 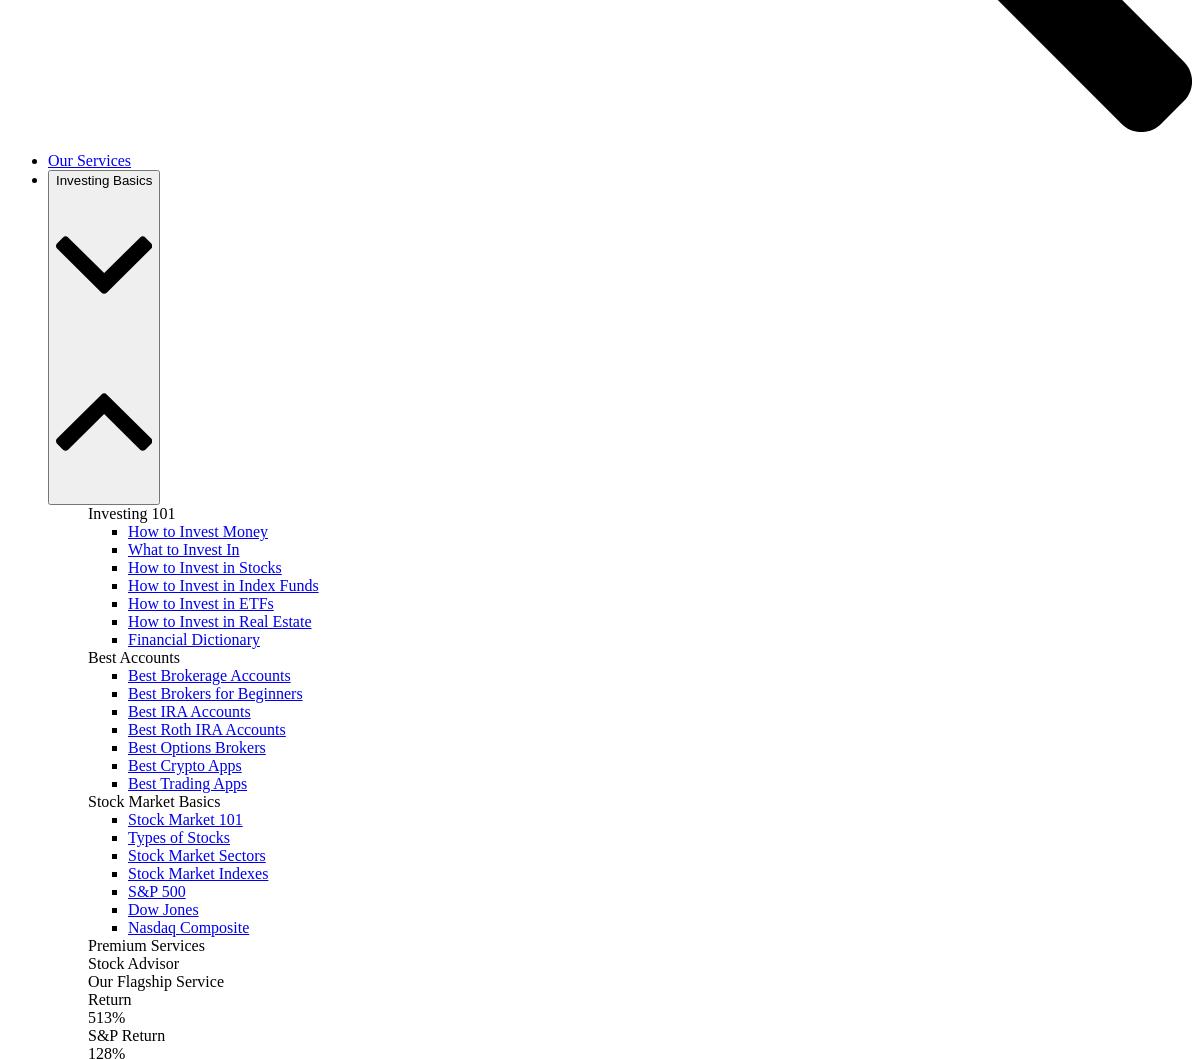 What do you see at coordinates (188, 711) in the screenshot?
I see `'Best IRA Accounts'` at bounding box center [188, 711].